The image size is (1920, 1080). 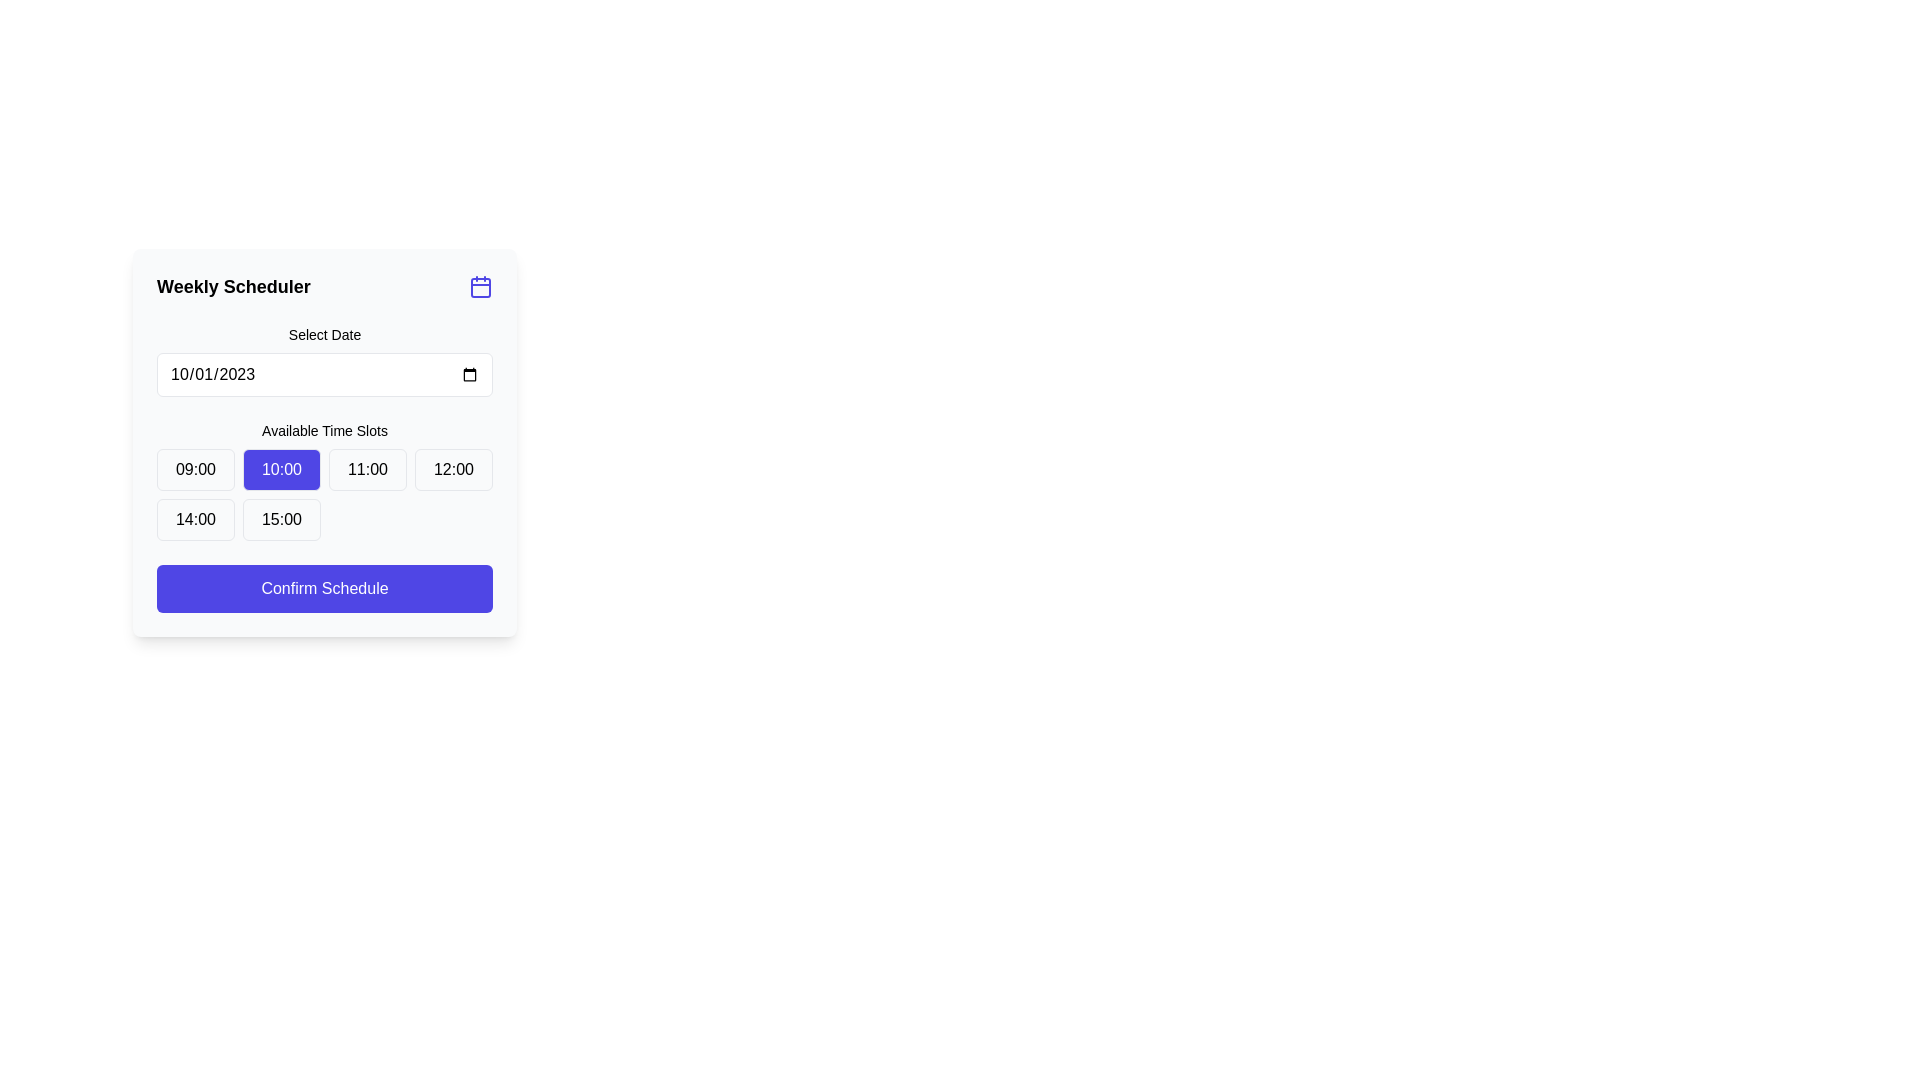 I want to click on the rectangular button with a white background and black text displaying '12:00', so click(x=453, y=470).